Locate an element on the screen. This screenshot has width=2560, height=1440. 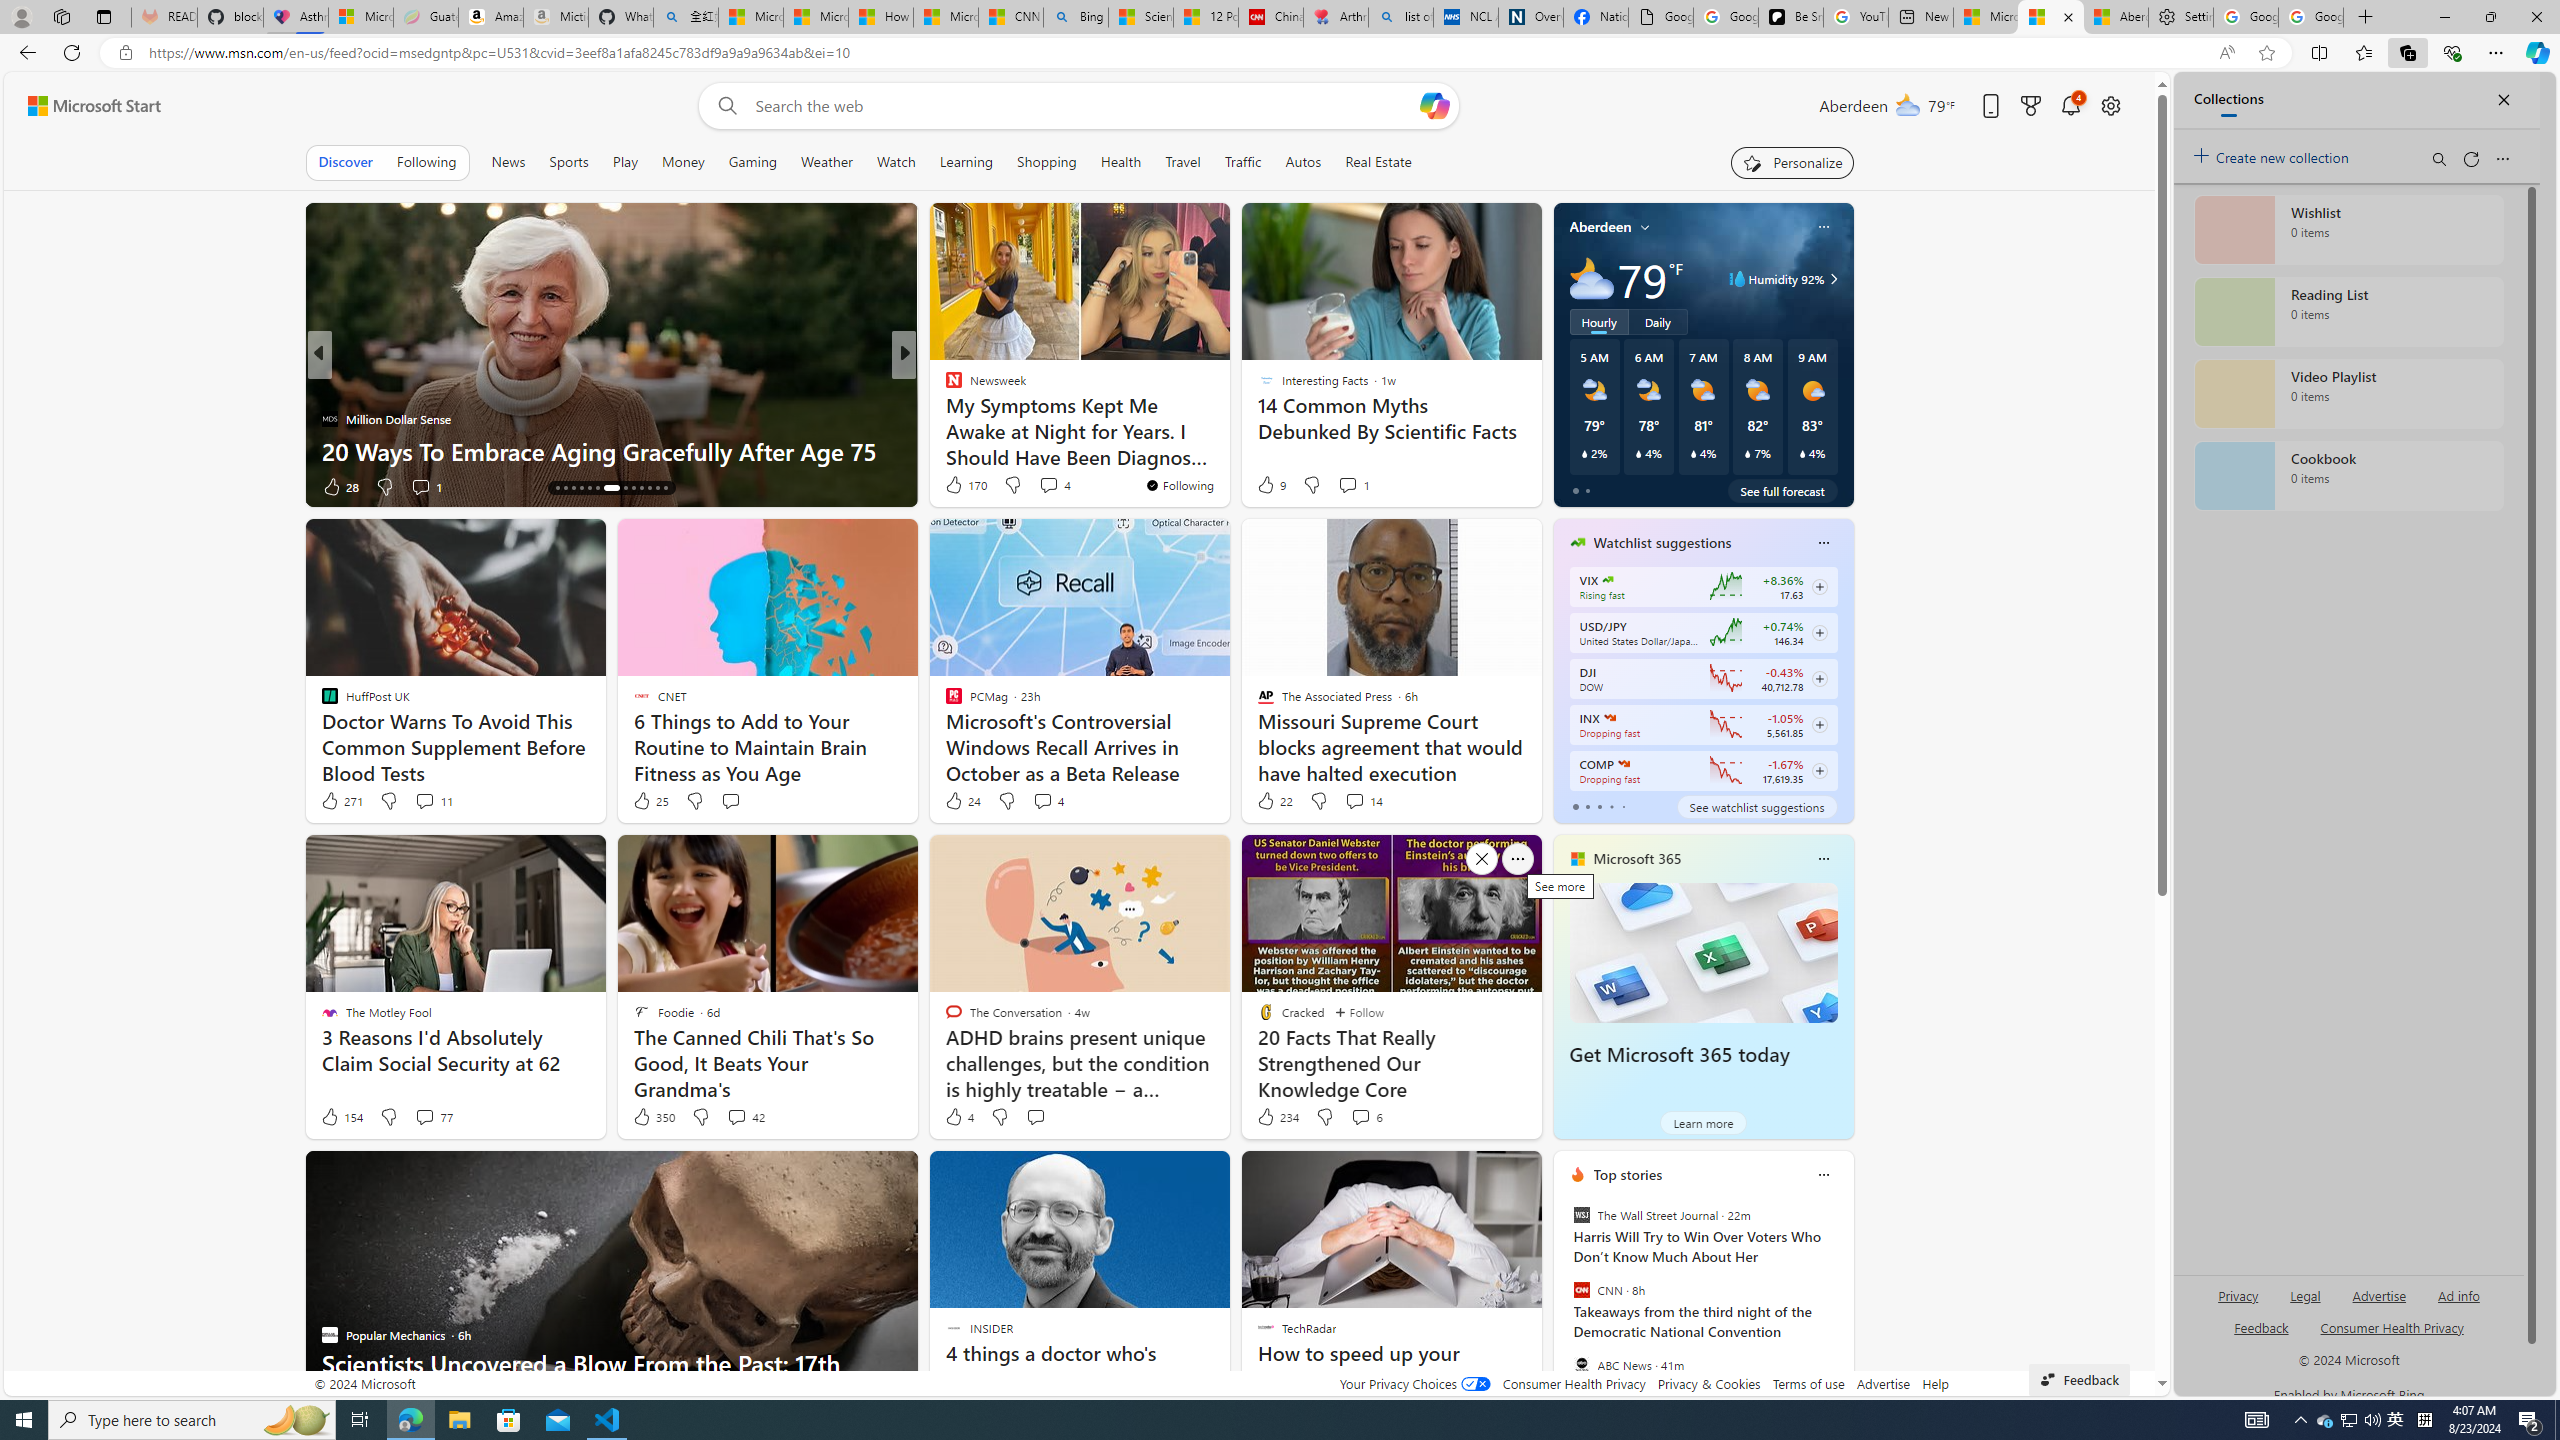
'See watchlist suggestions' is located at coordinates (1756, 807).